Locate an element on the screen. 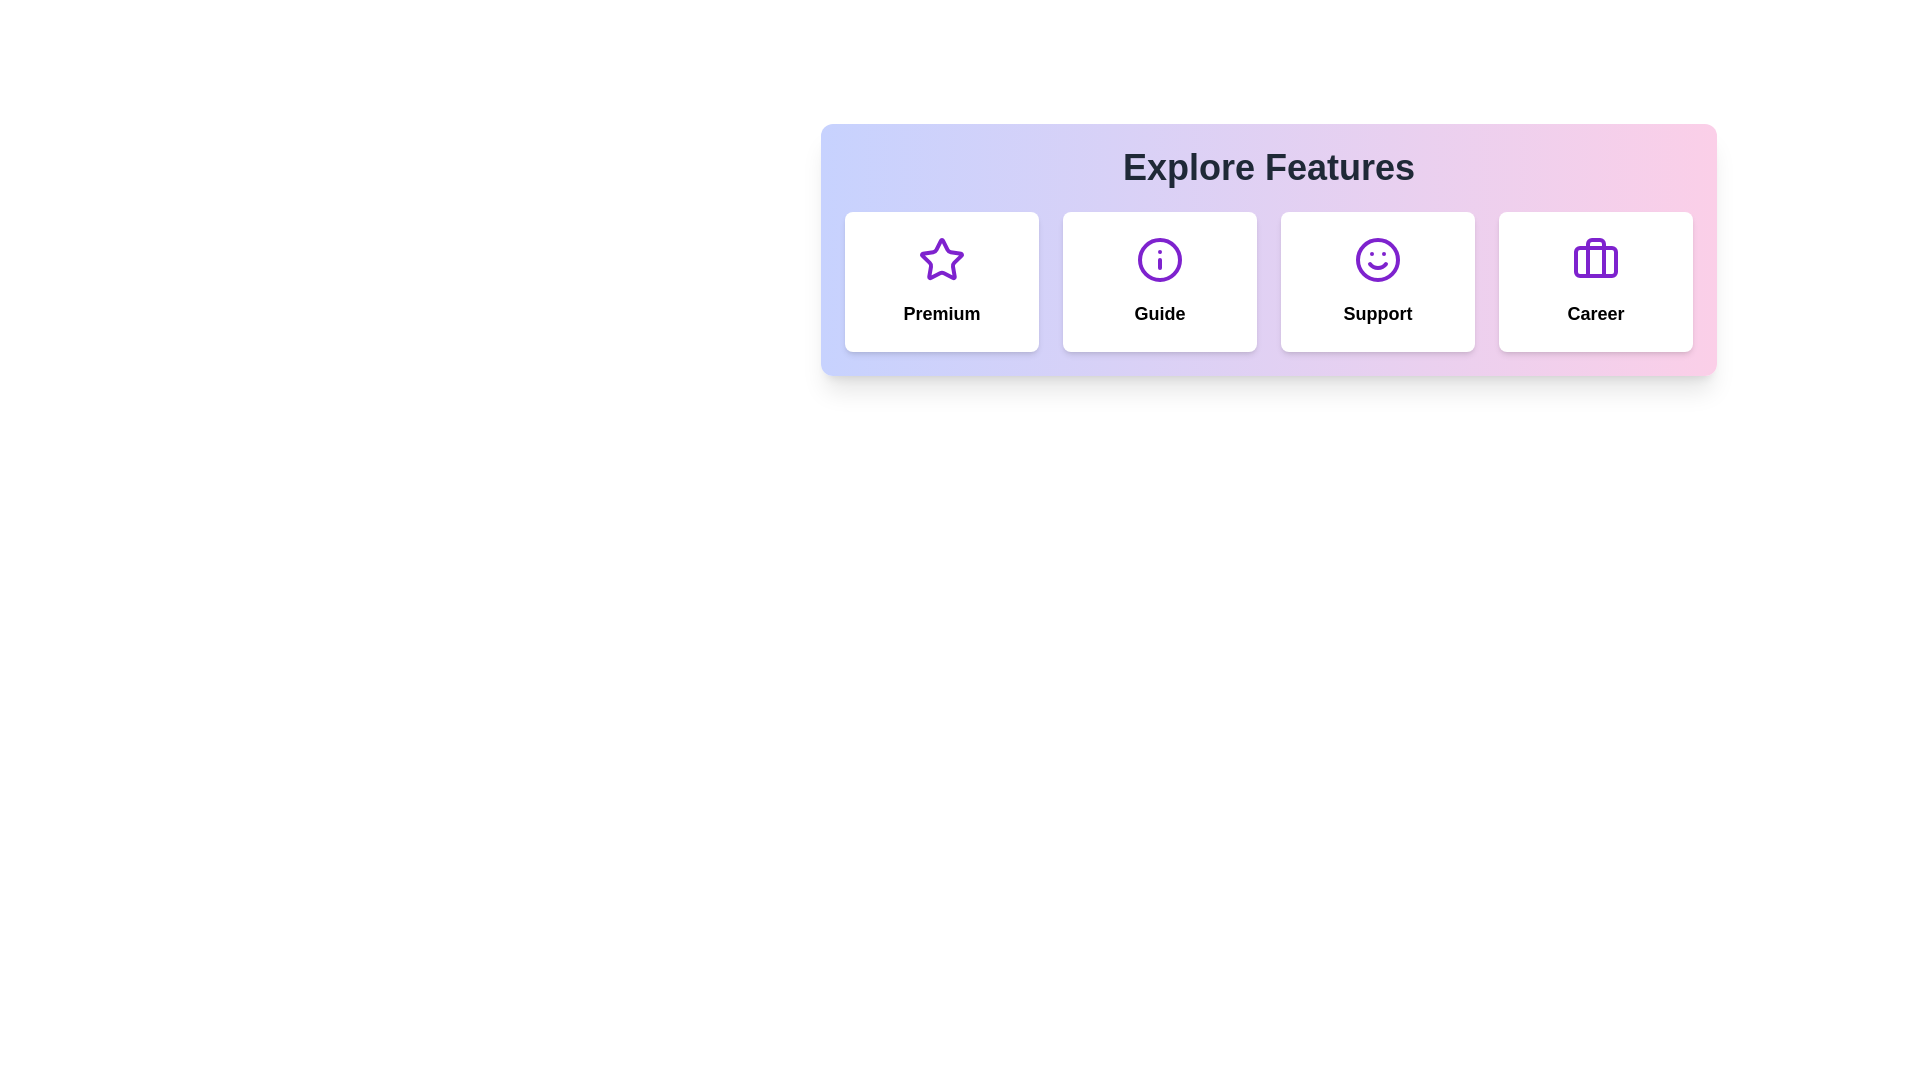 This screenshot has height=1080, width=1920. the containing card of the briefcase icon within the fourth card labeled 'Career' under 'Explore Features' is located at coordinates (1595, 261).